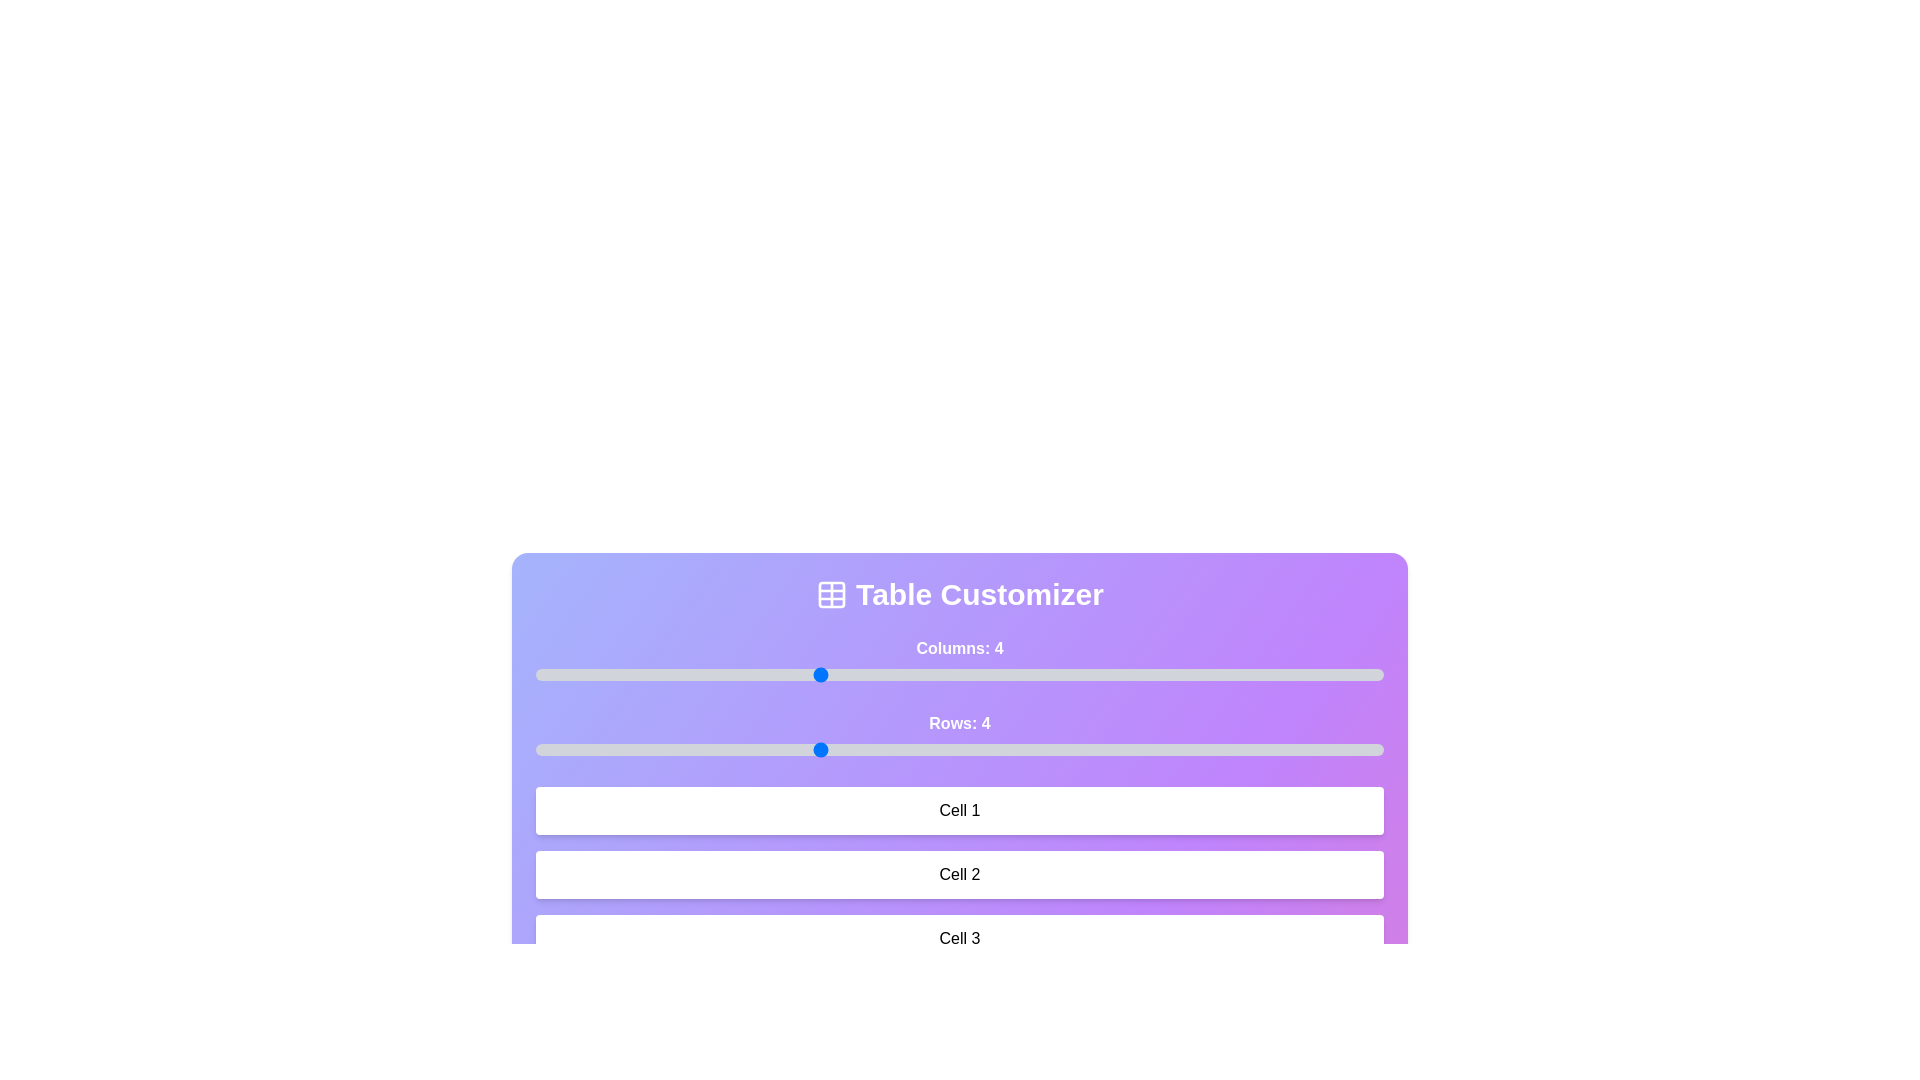 The height and width of the screenshot is (1080, 1920). What do you see at coordinates (960, 675) in the screenshot?
I see `the column slider to set the number of columns to 5` at bounding box center [960, 675].